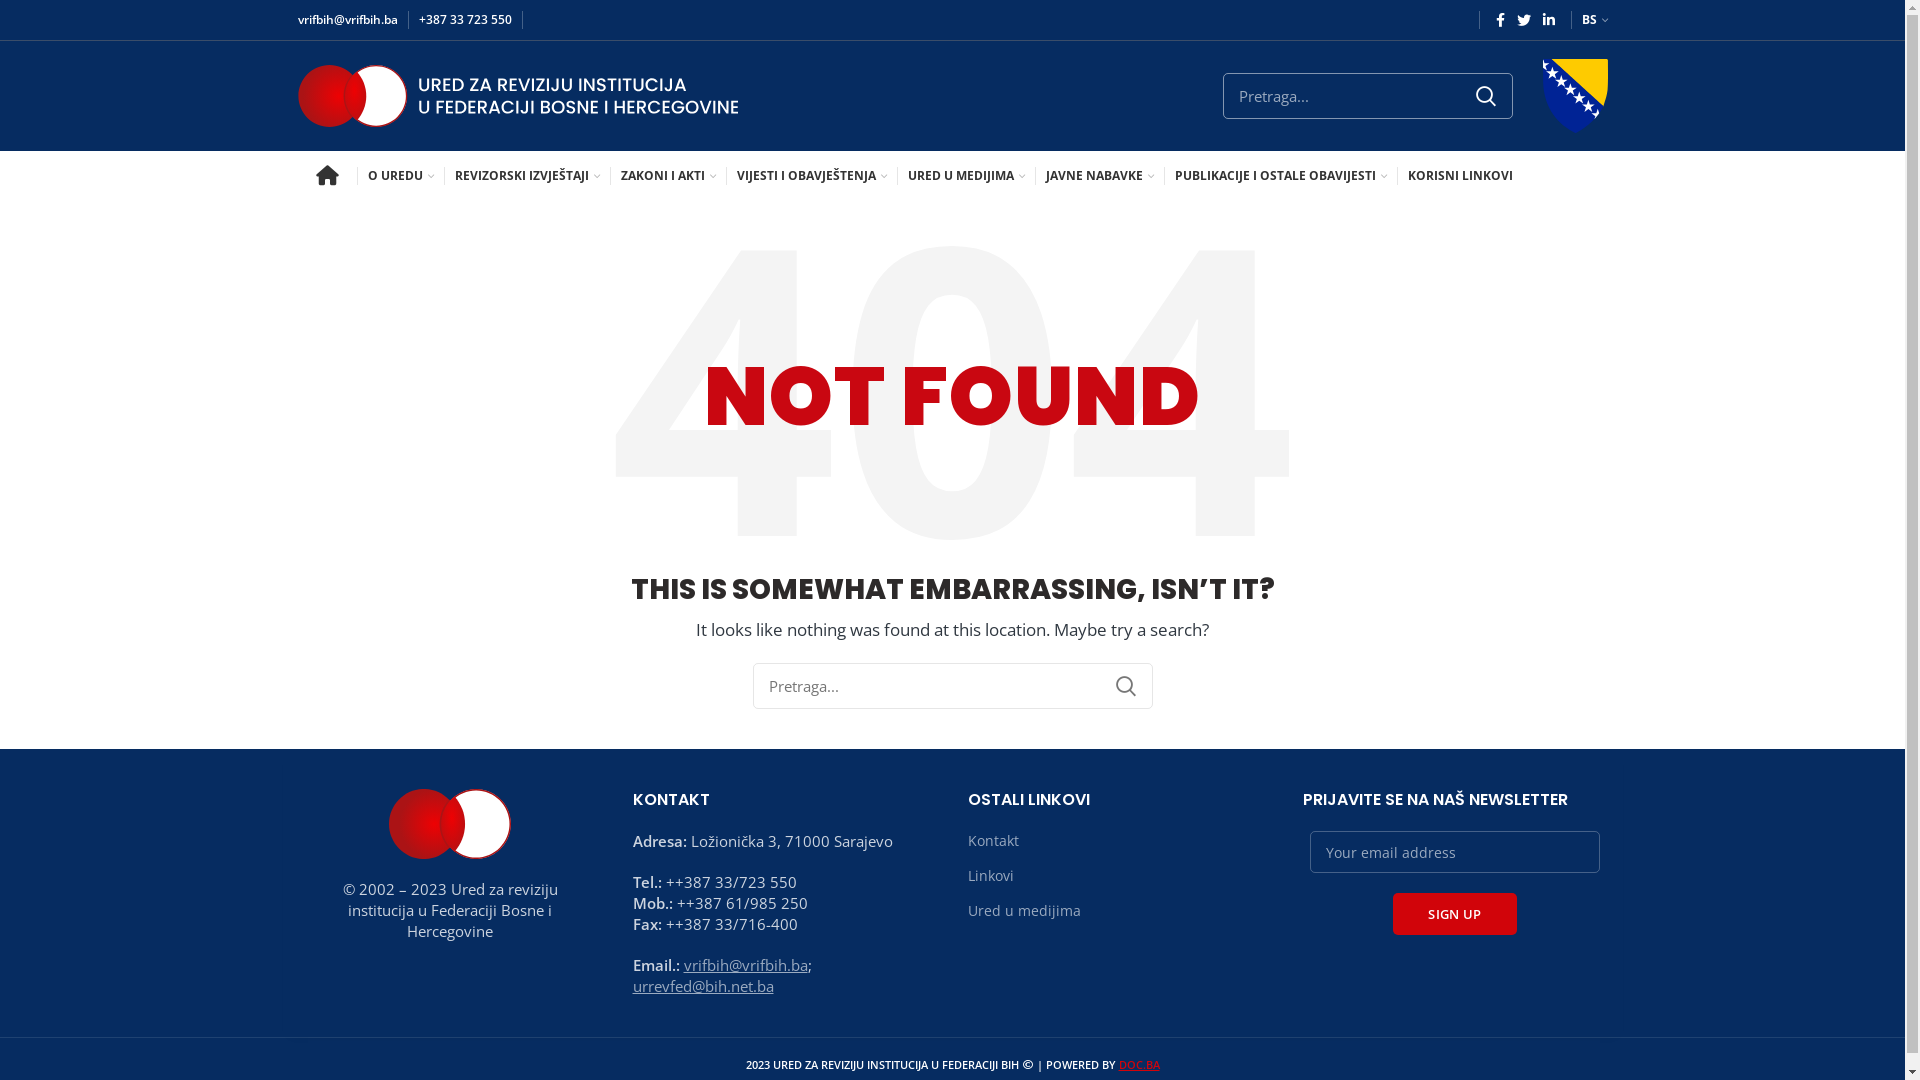 Image resolution: width=1920 pixels, height=1080 pixels. What do you see at coordinates (1025, 910) in the screenshot?
I see `'Ured u medijima'` at bounding box center [1025, 910].